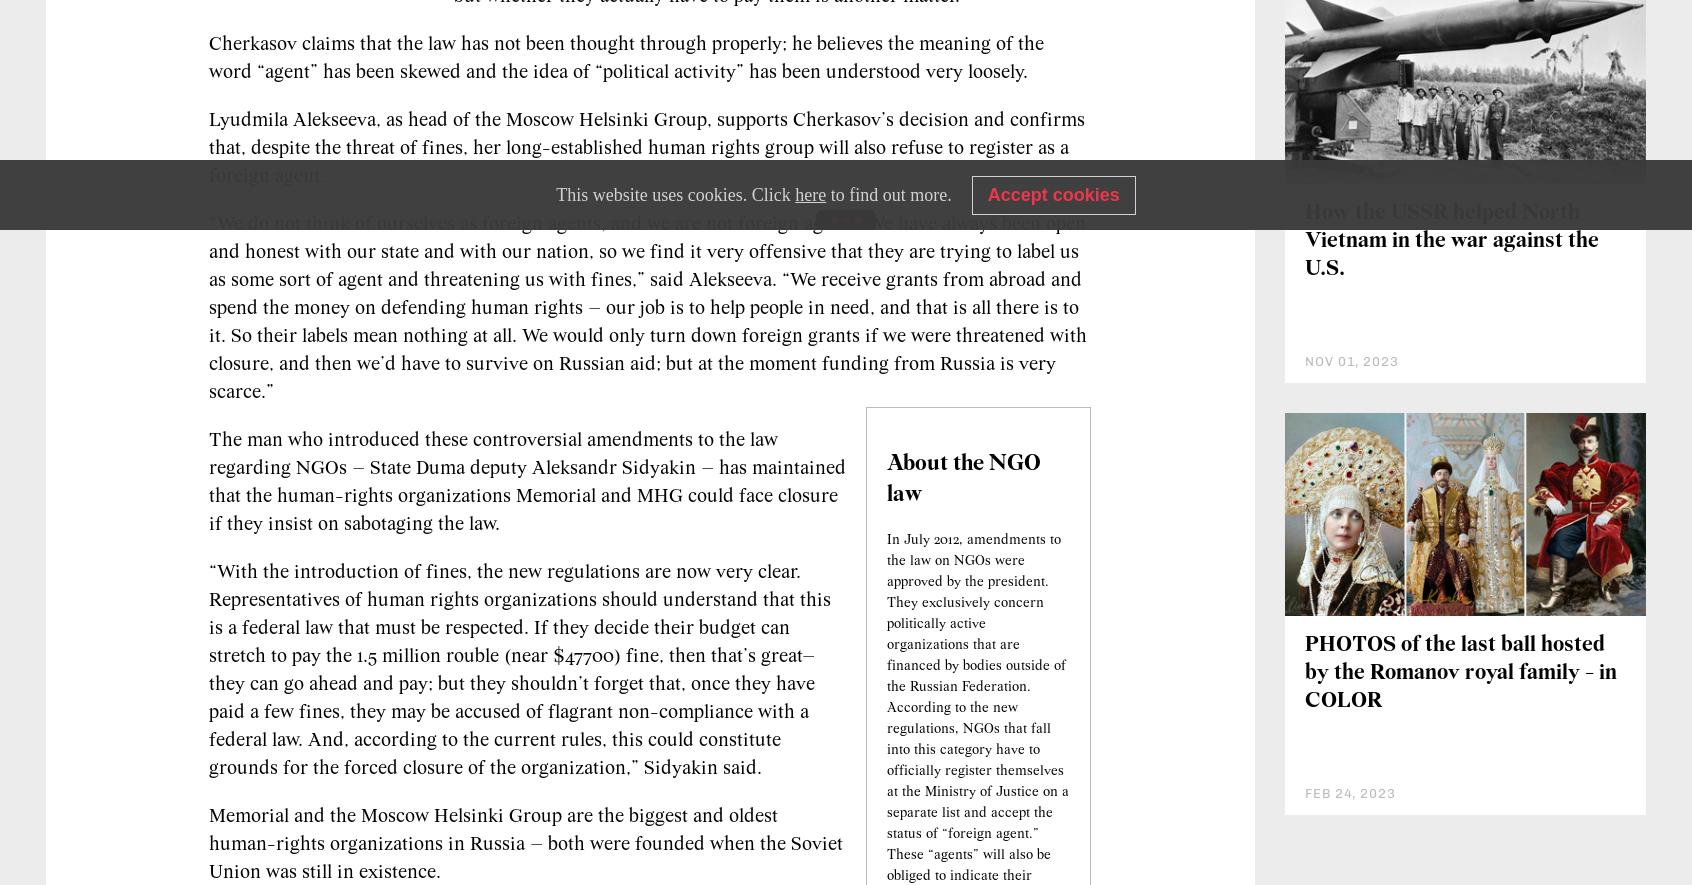  What do you see at coordinates (810, 193) in the screenshot?
I see `'here'` at bounding box center [810, 193].